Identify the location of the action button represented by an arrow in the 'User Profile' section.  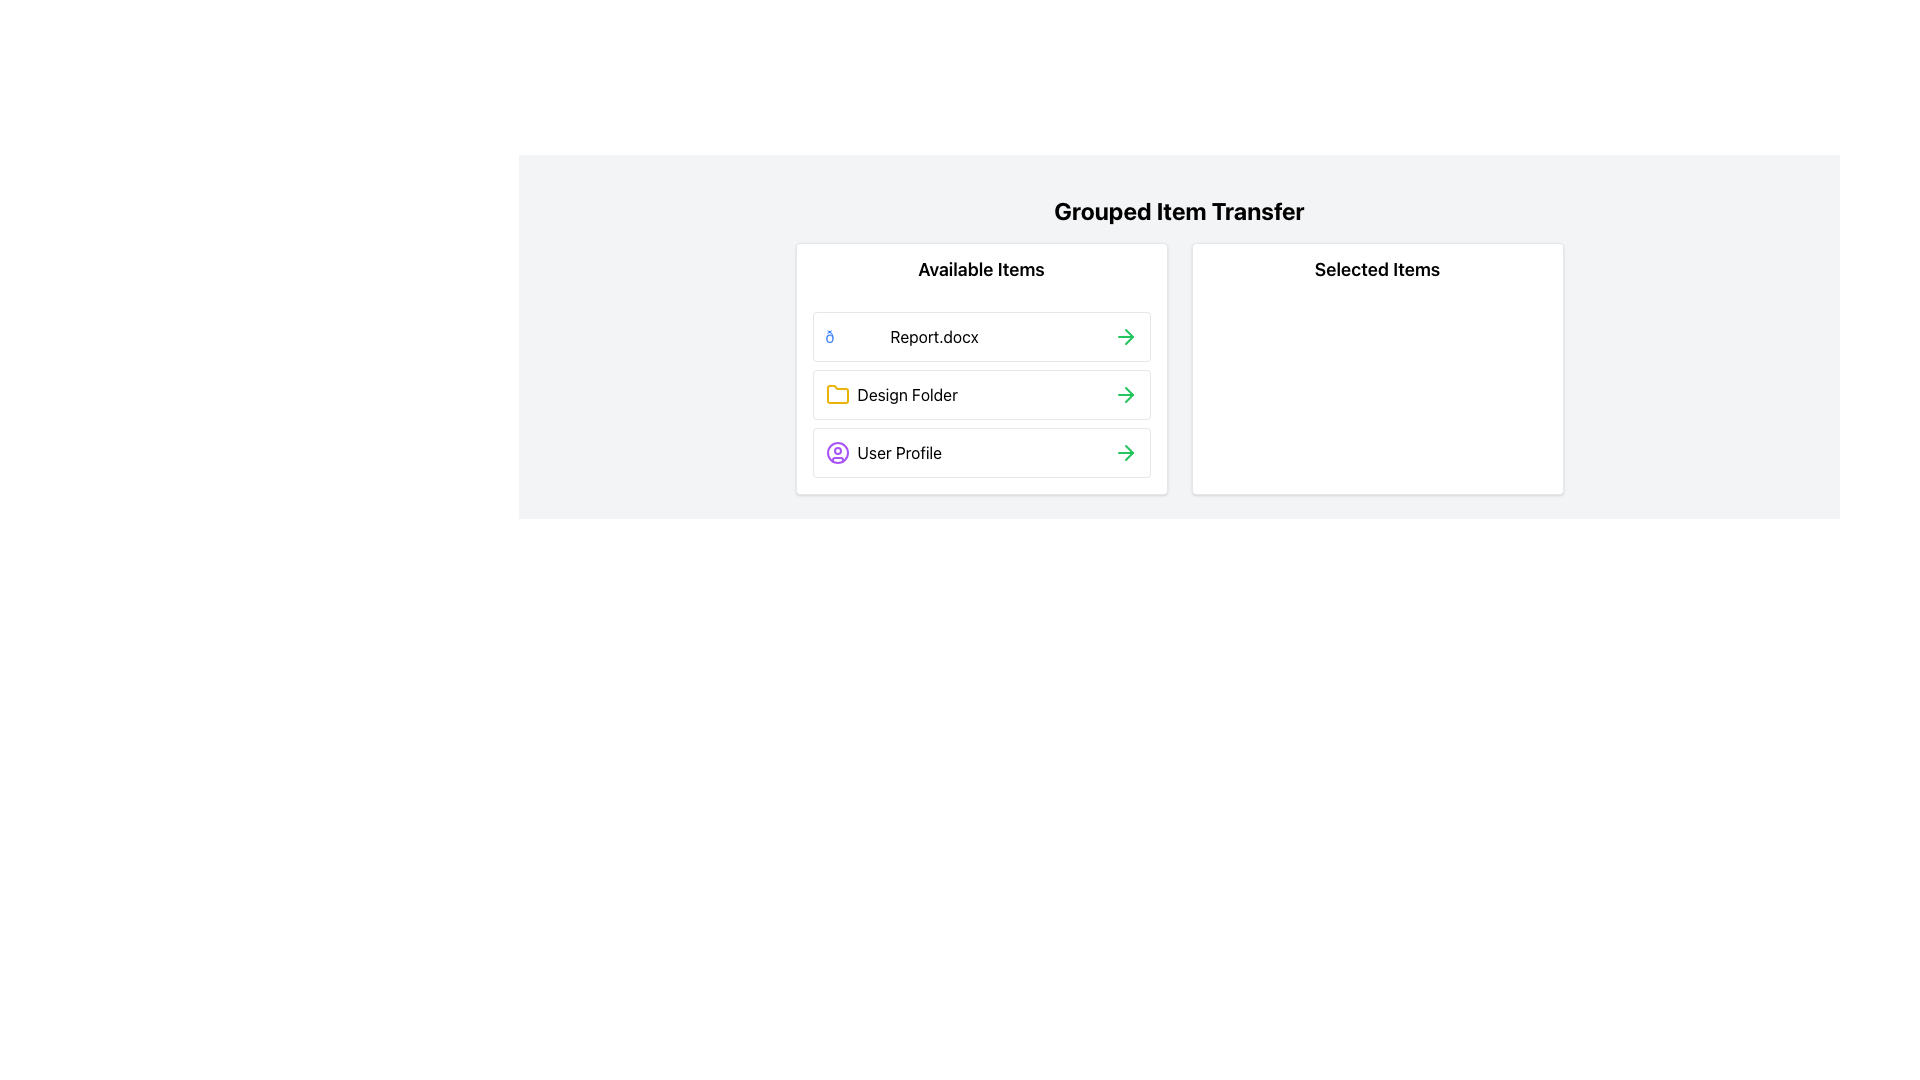
(1125, 452).